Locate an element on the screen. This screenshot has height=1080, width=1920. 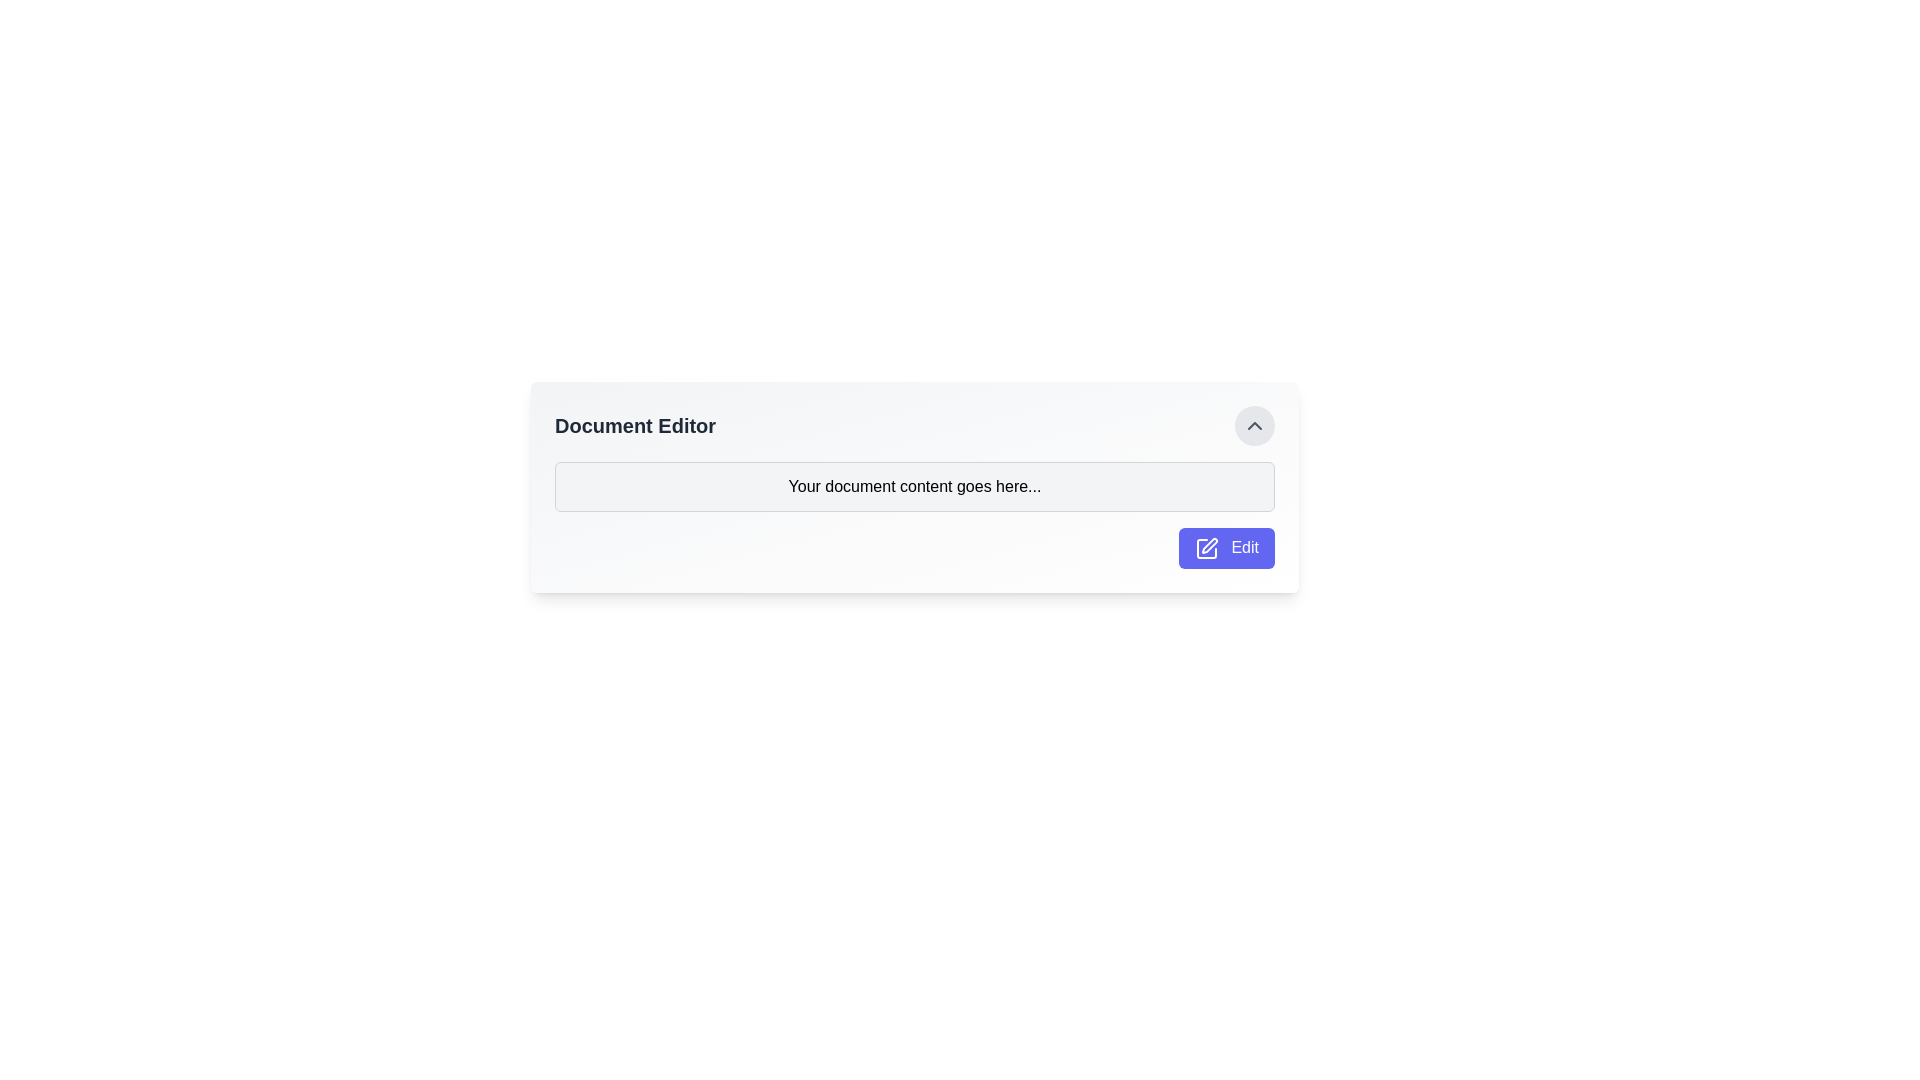
the decorative SVG graphic representing an edit action, located next to the Edit button in the document editor interface is located at coordinates (1208, 545).